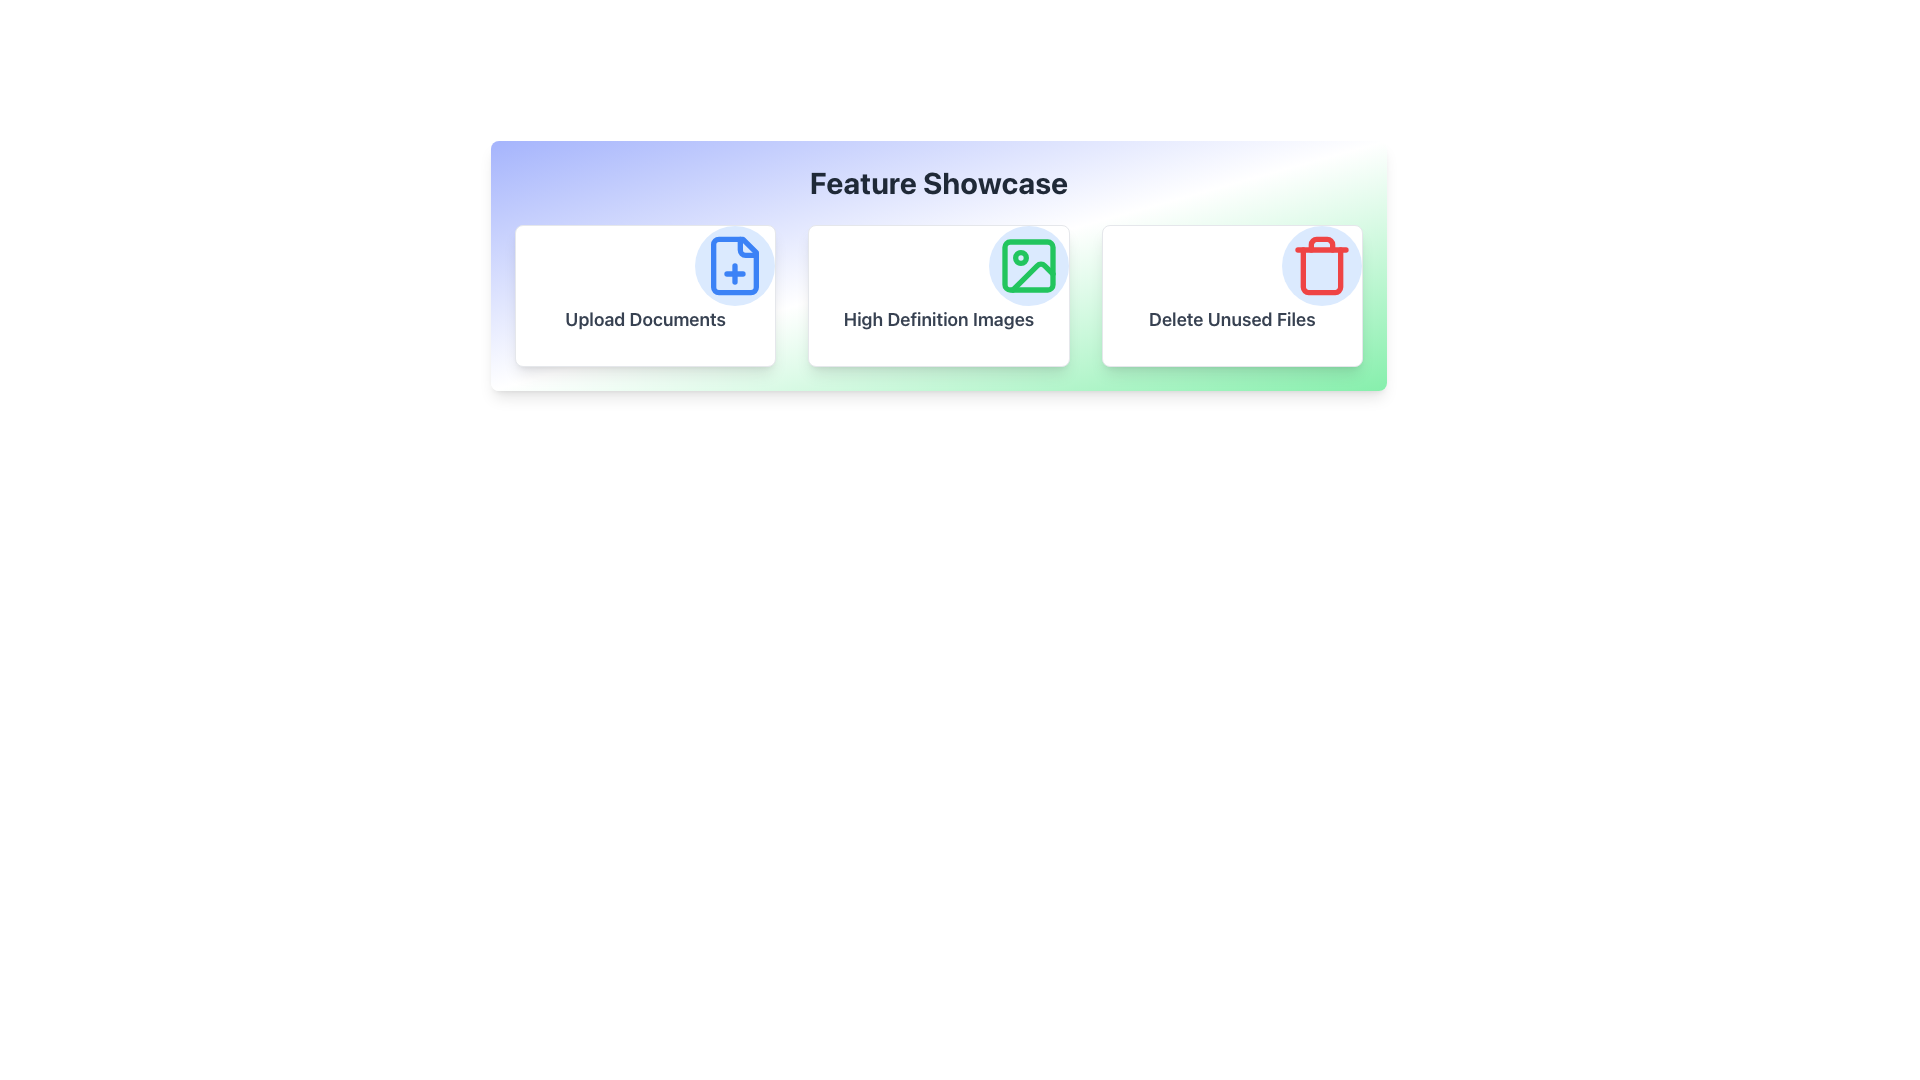 Image resolution: width=1920 pixels, height=1080 pixels. I want to click on the document upload icon located in the first card of the 'Feature Showcase' section, positioned above the 'Upload Documents' text, so click(734, 265).